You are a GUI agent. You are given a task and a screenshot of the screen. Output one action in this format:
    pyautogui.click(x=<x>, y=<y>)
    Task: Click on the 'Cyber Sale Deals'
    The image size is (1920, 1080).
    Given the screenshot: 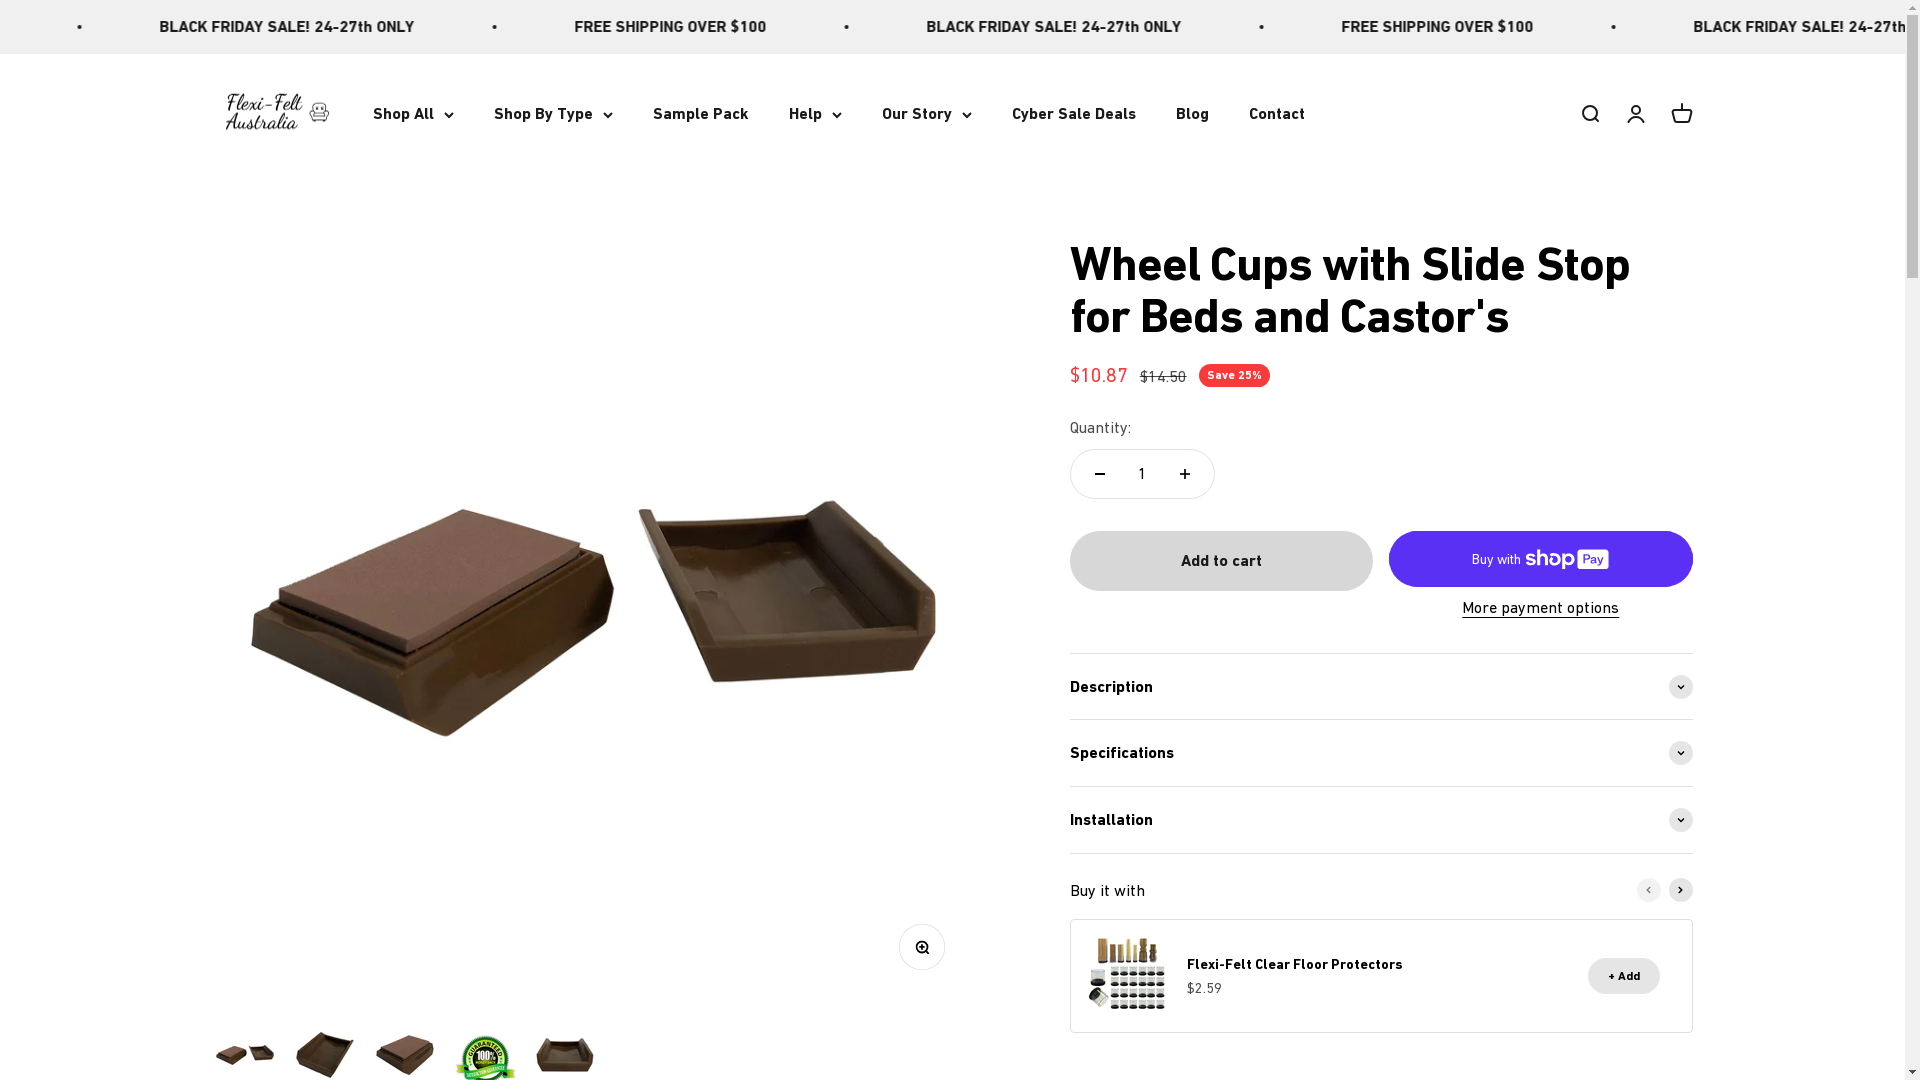 What is the action you would take?
    pyautogui.click(x=1012, y=113)
    